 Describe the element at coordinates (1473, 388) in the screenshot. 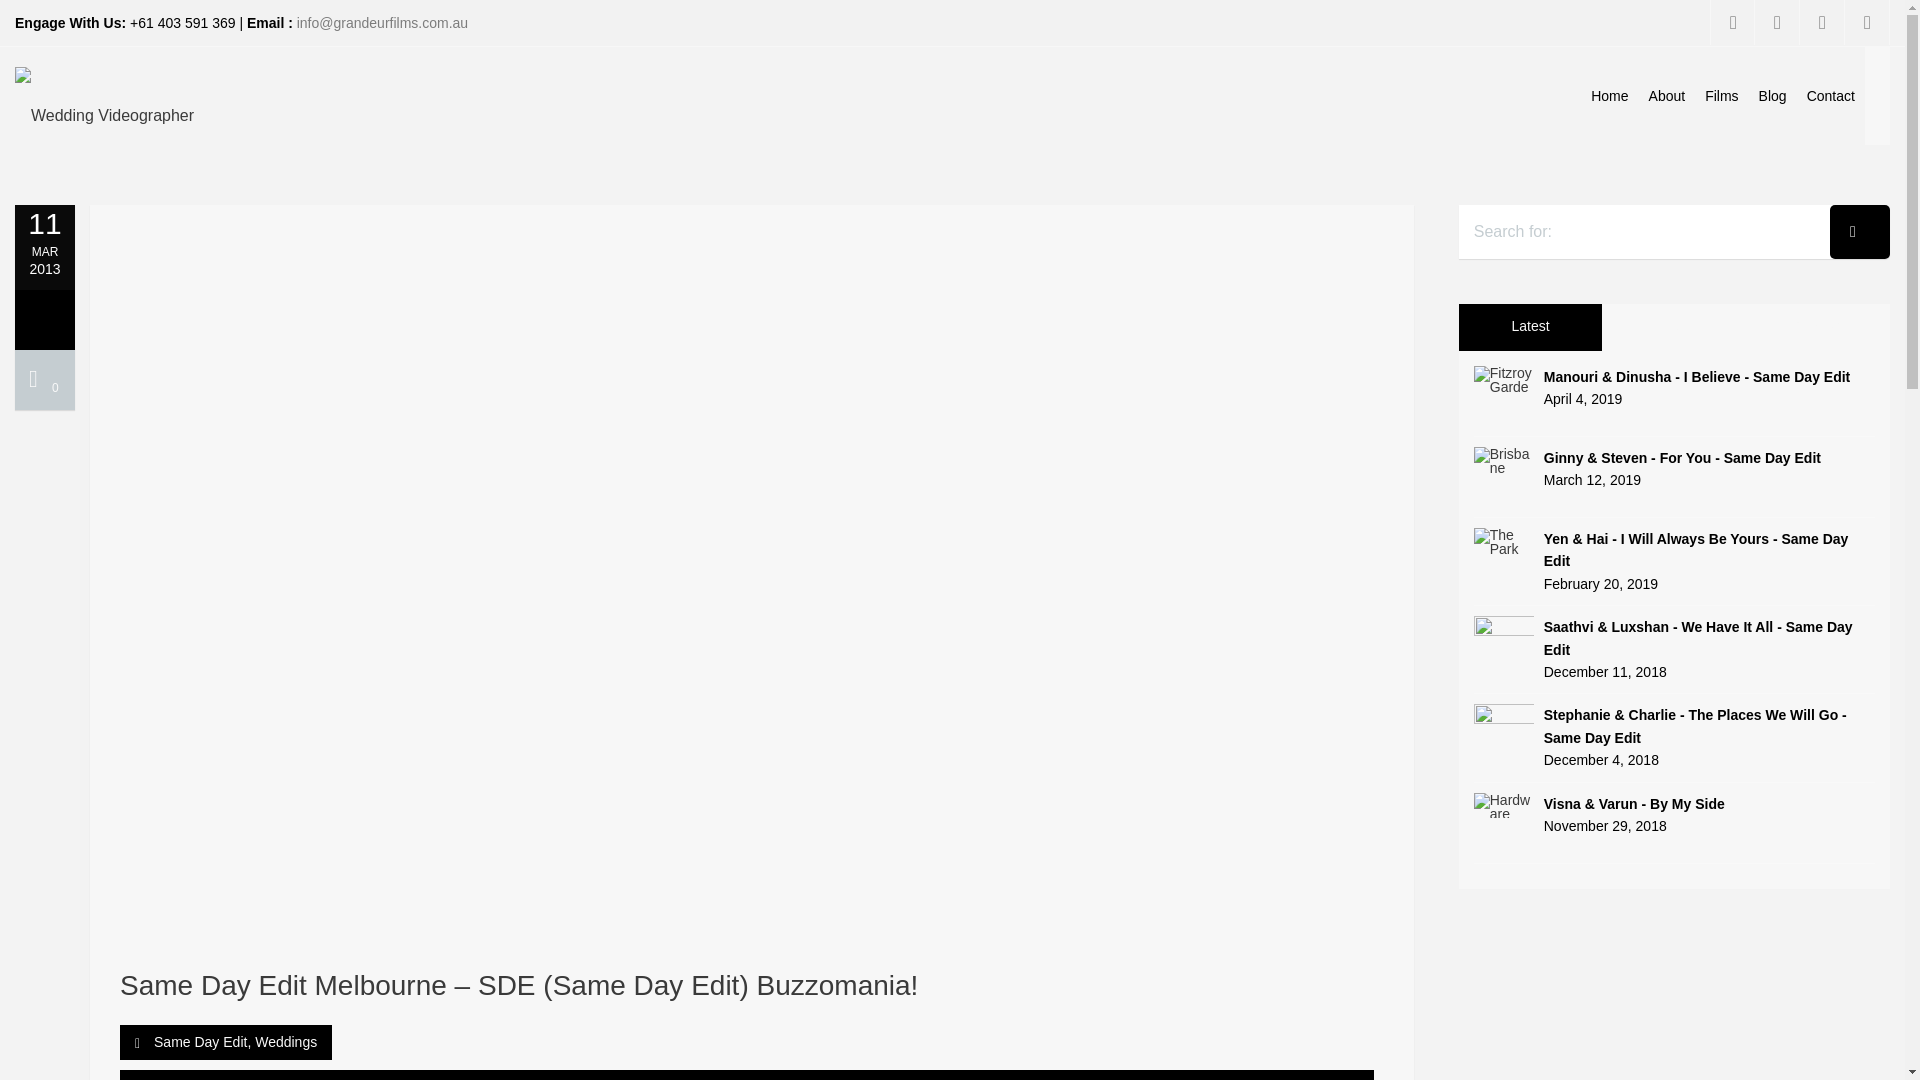

I see `'Manouri & Dinusha - I Believe - Same Day Edit` at that location.